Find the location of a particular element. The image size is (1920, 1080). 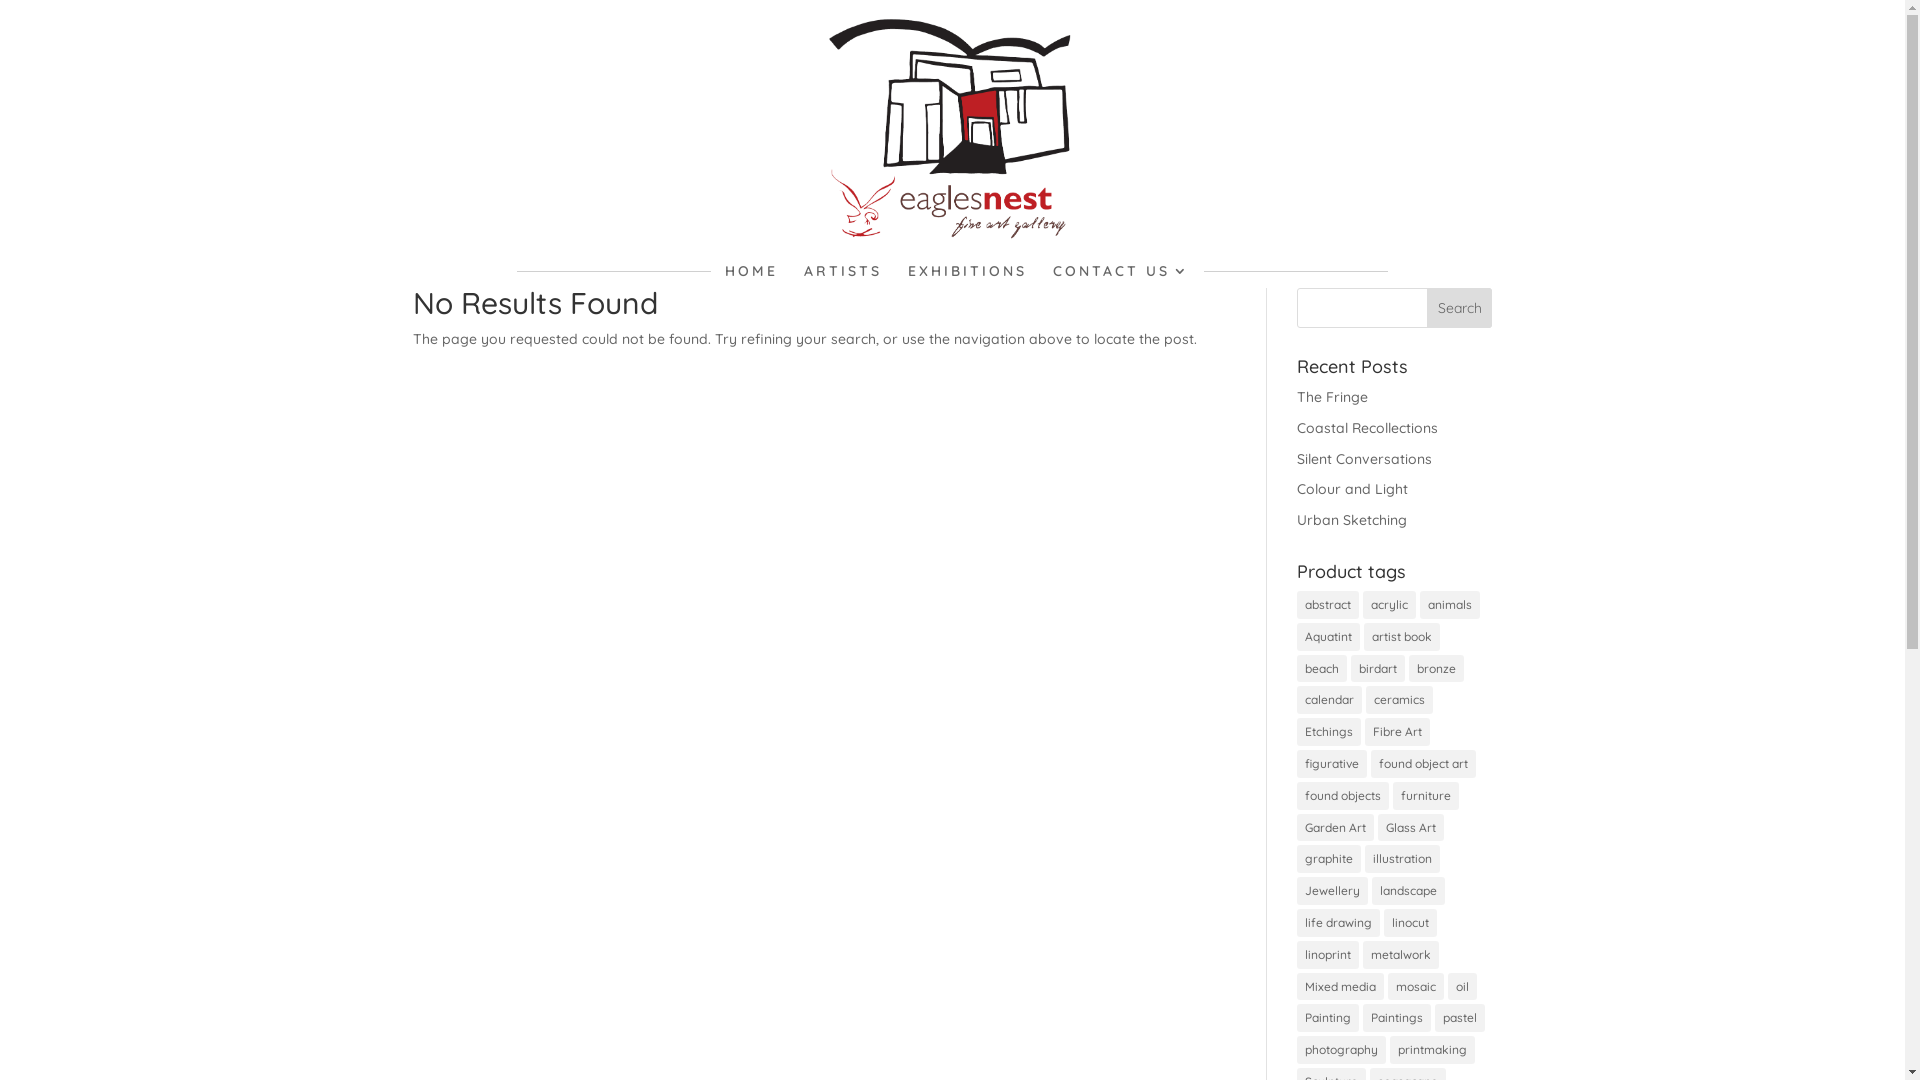

'Colour and Light' is located at coordinates (1296, 489).